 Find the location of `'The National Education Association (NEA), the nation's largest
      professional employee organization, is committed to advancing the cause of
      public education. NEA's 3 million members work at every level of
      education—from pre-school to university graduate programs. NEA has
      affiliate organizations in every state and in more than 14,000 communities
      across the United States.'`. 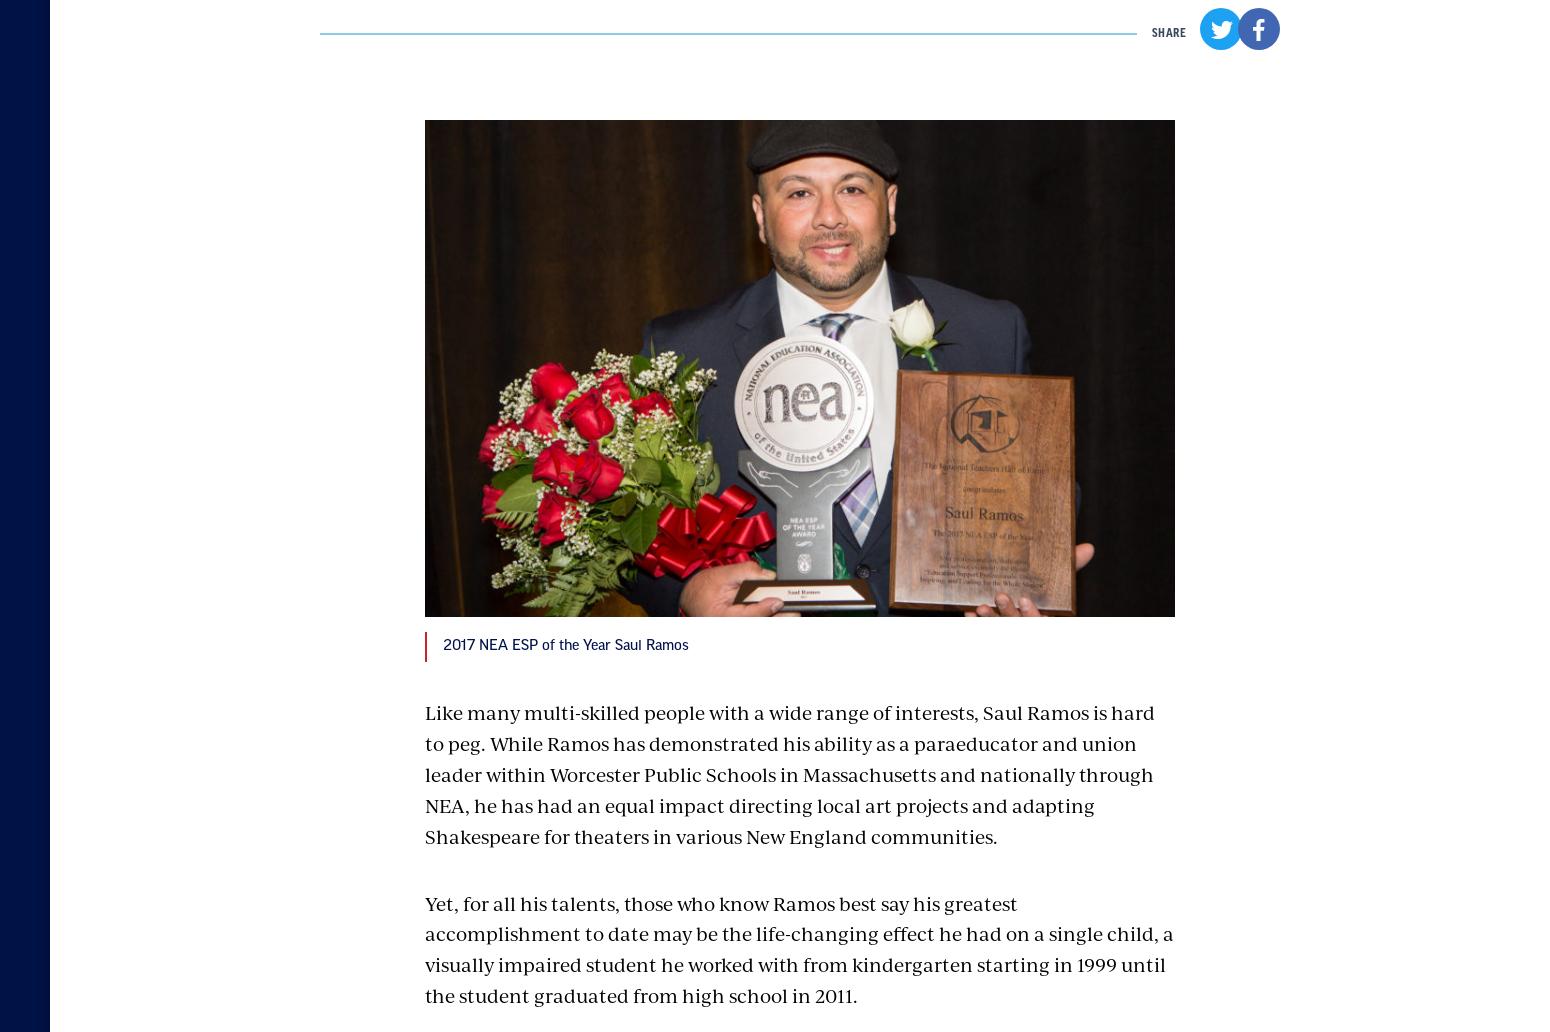

'The National Education Association (NEA), the nation's largest
      professional employee organization, is committed to advancing the cause of
      public education. NEA's 3 million members work at every level of
      education—from pre-school to university graduate programs. NEA has
      affiliate organizations in every state and in more than 14,000 communities
      across the United States.' is located at coordinates (977, 562).